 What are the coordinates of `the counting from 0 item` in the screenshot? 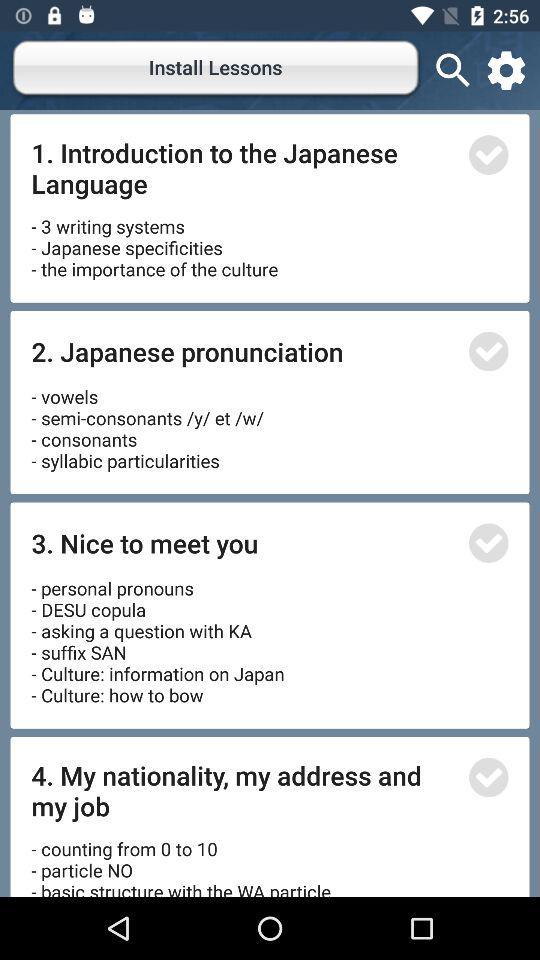 It's located at (184, 859).